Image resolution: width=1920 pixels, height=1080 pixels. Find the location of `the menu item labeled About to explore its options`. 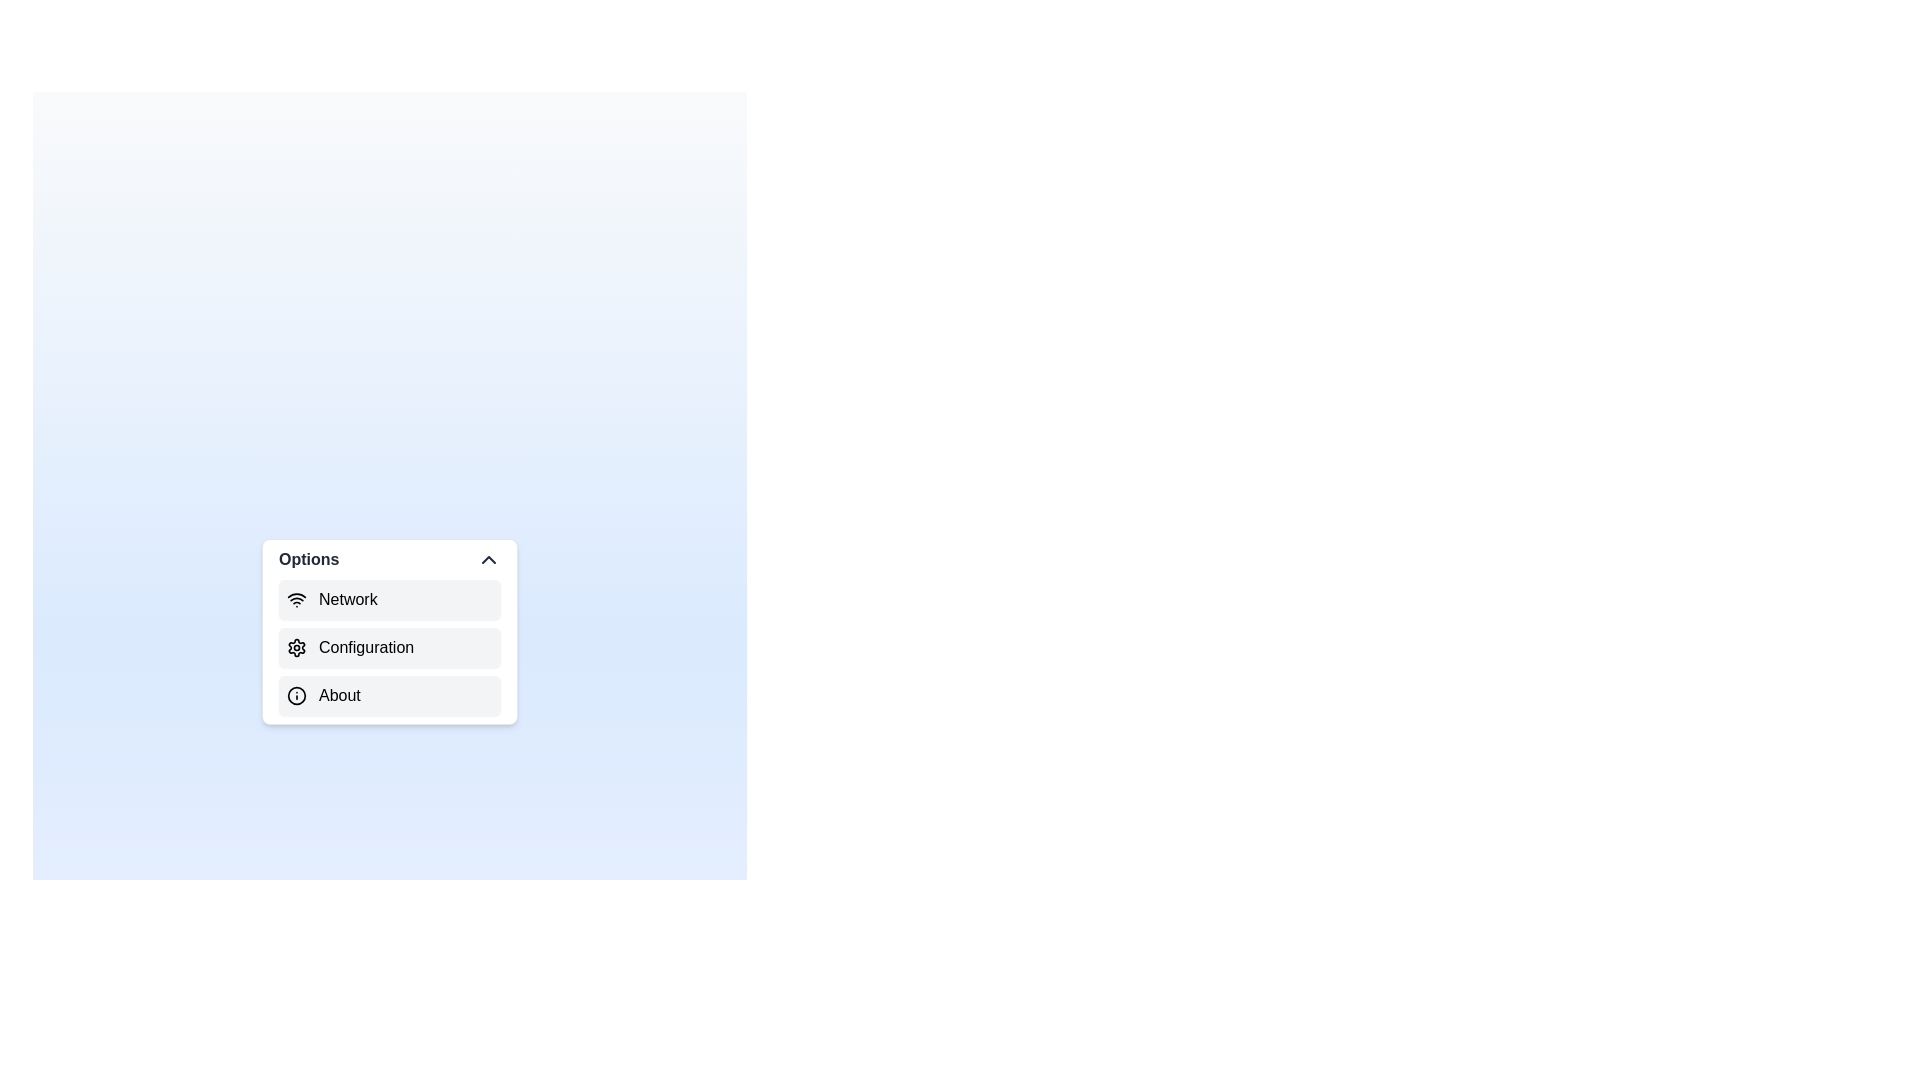

the menu item labeled About to explore its options is located at coordinates (389, 694).